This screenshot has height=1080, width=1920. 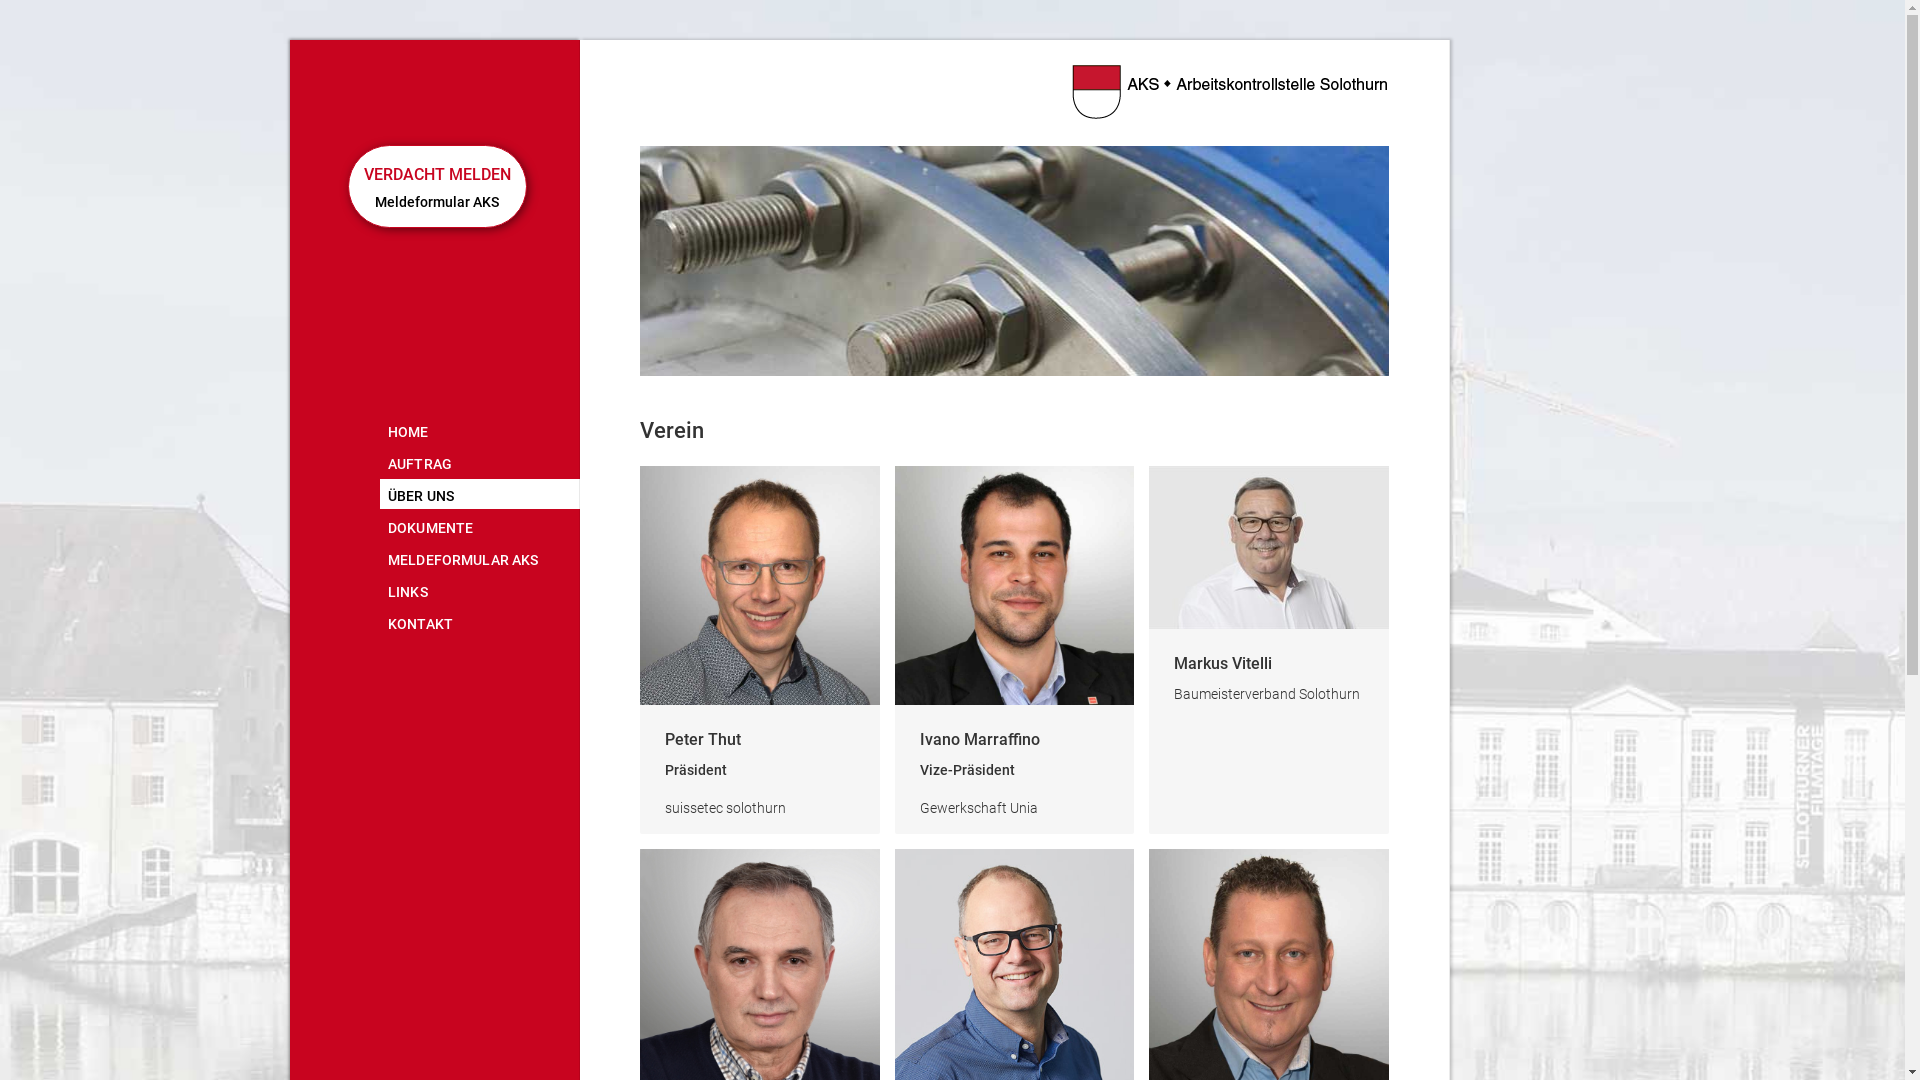 I want to click on 'KONTAKT', so click(x=480, y=620).